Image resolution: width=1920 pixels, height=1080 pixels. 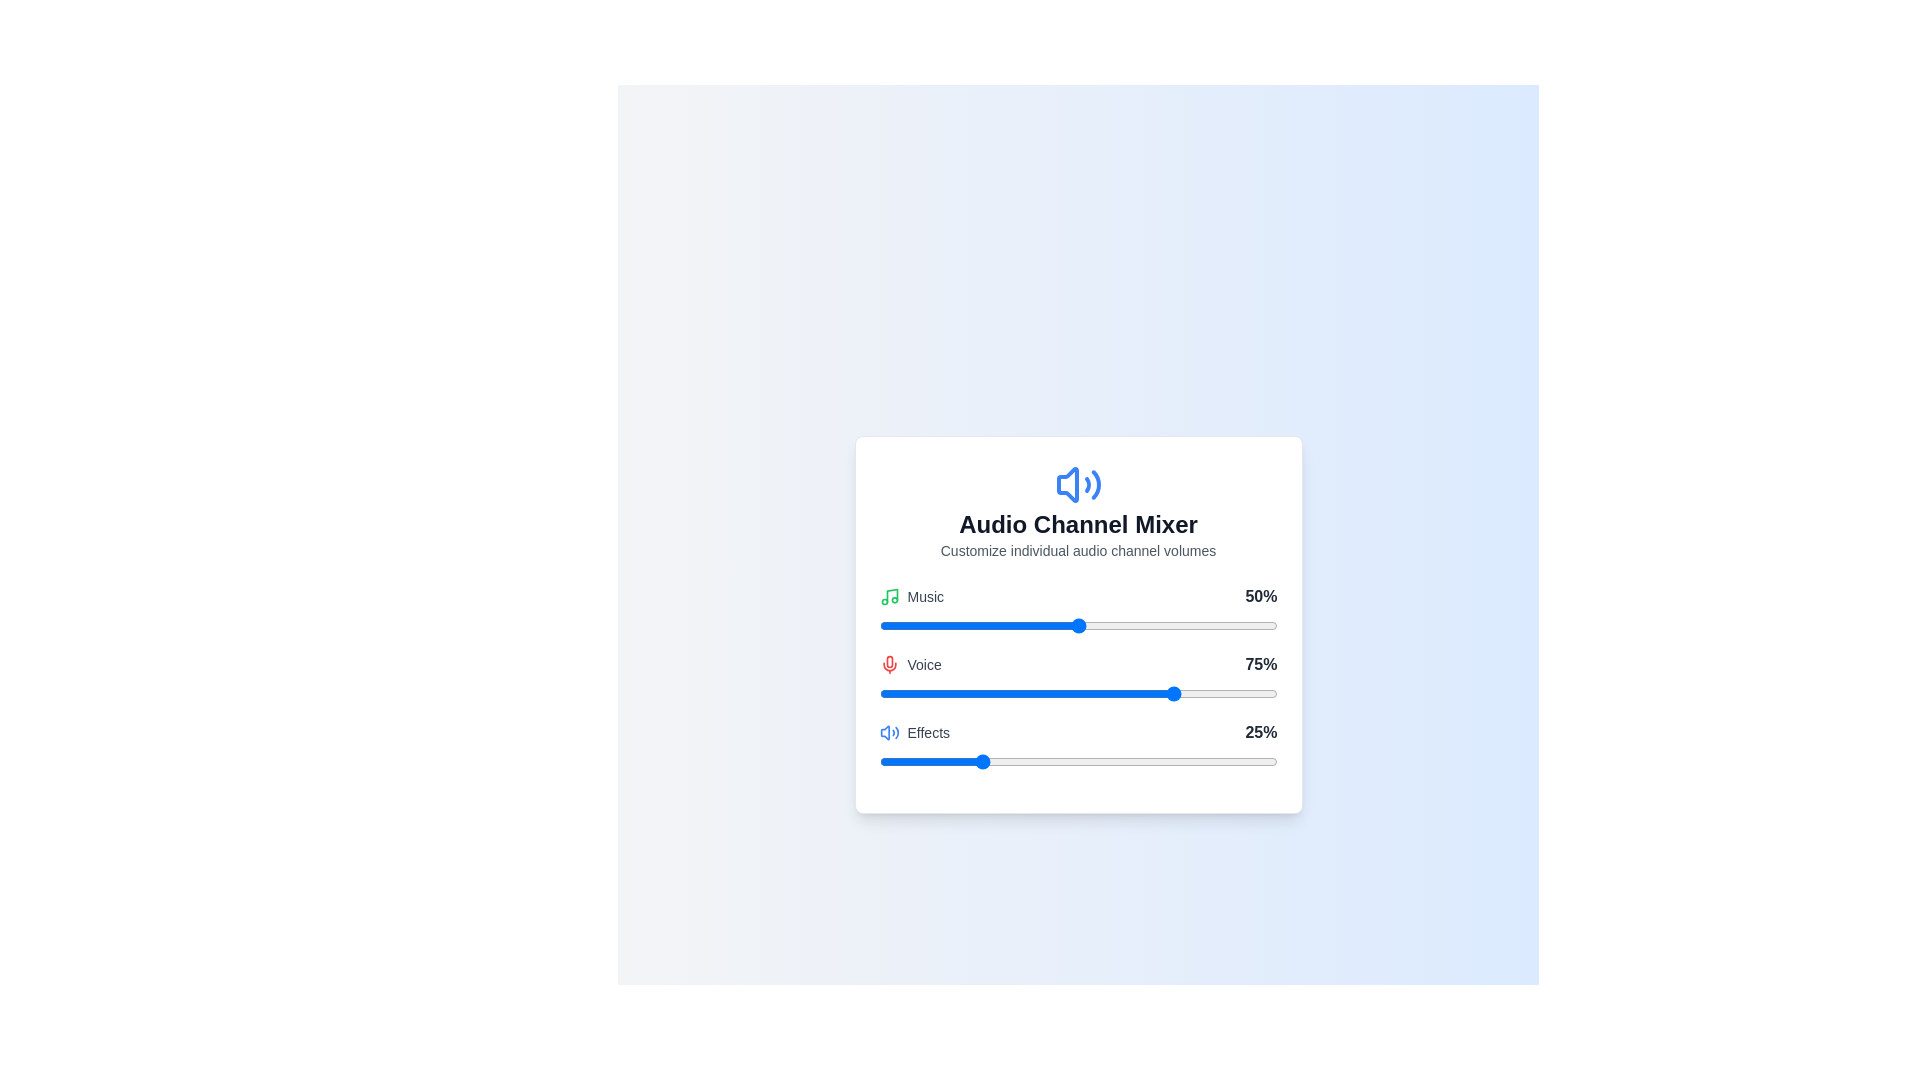 What do you see at coordinates (909, 664) in the screenshot?
I see `the Voice audio channel label in the Audio Channel Mixer interface, which is positioned in the middle row, second in the vertical layout, to the left of the '75%' percentage label` at bounding box center [909, 664].